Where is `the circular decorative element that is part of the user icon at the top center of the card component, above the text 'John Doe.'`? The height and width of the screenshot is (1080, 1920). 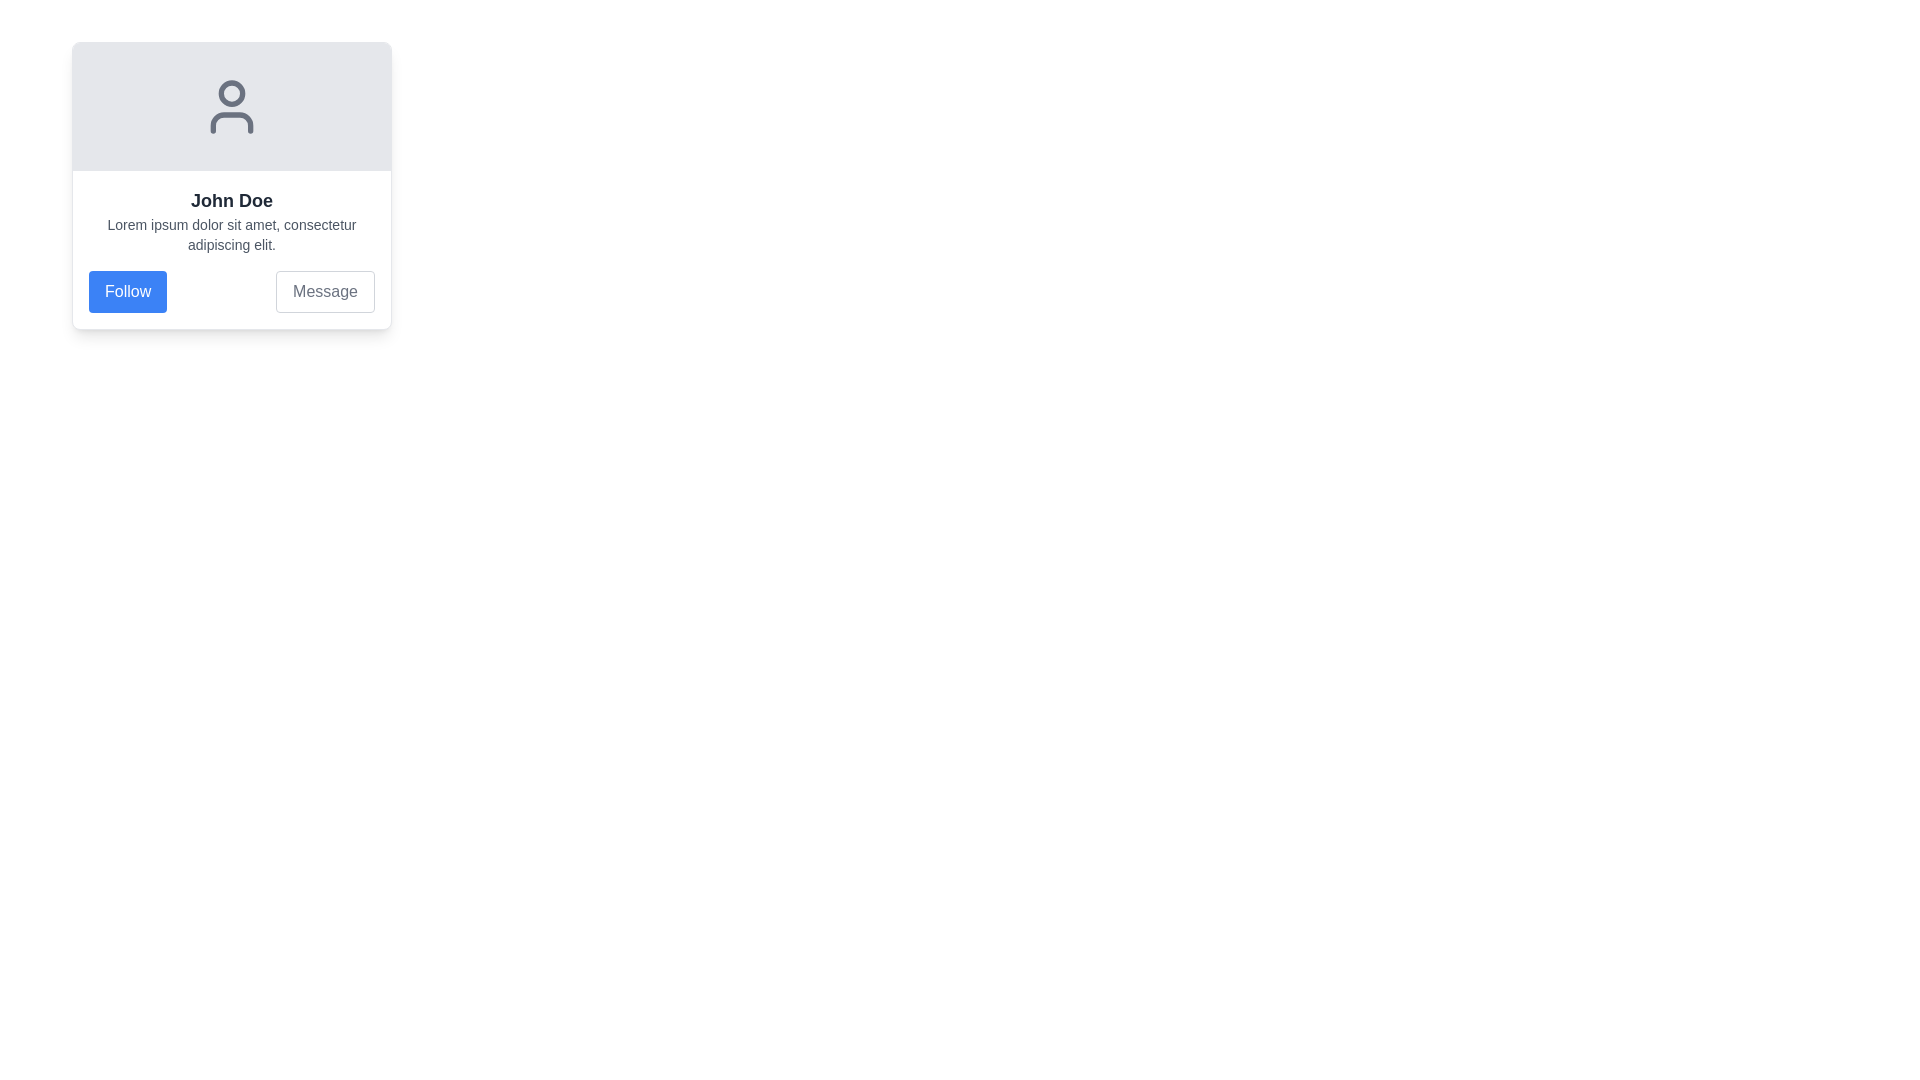
the circular decorative element that is part of the user icon at the top center of the card component, above the text 'John Doe.' is located at coordinates (231, 92).